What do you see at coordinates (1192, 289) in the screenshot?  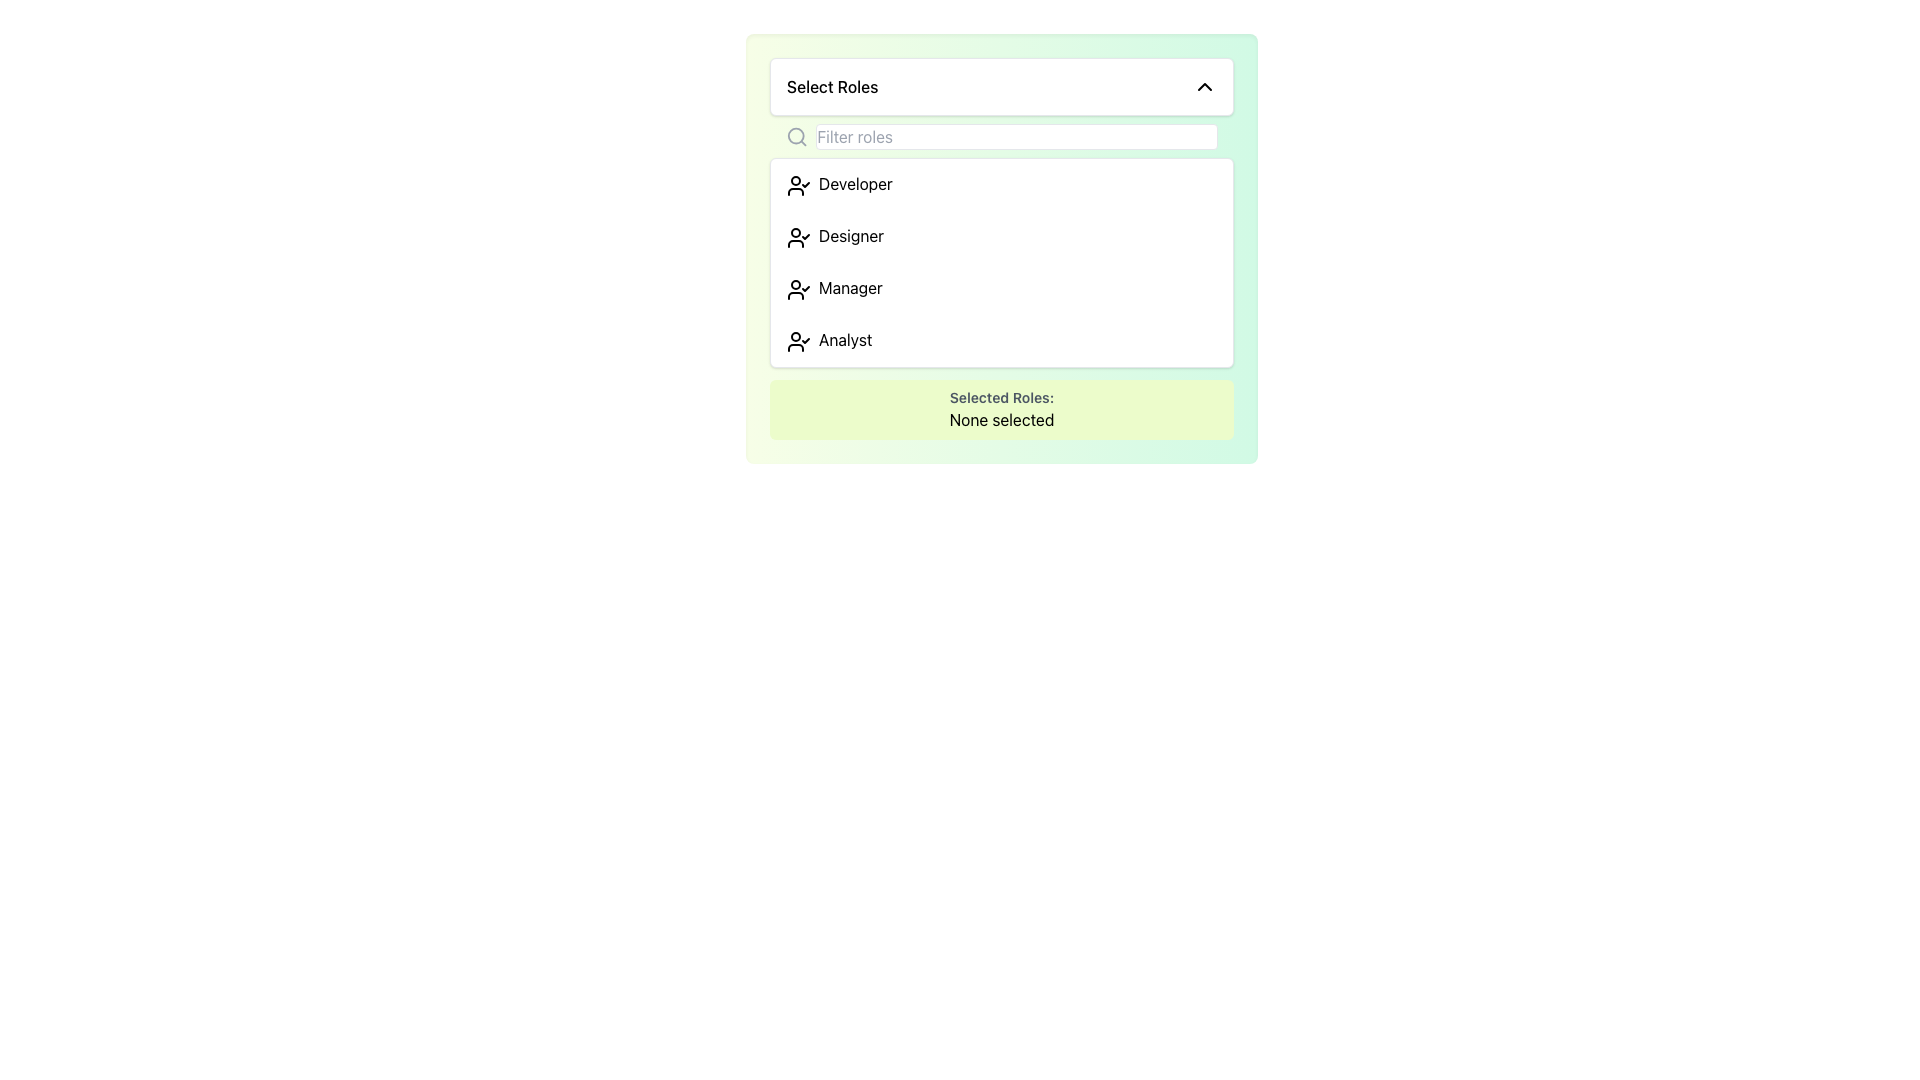 I see `the 'Add' button located at the right end of the row for 'Manager', which is the third item in the list` at bounding box center [1192, 289].